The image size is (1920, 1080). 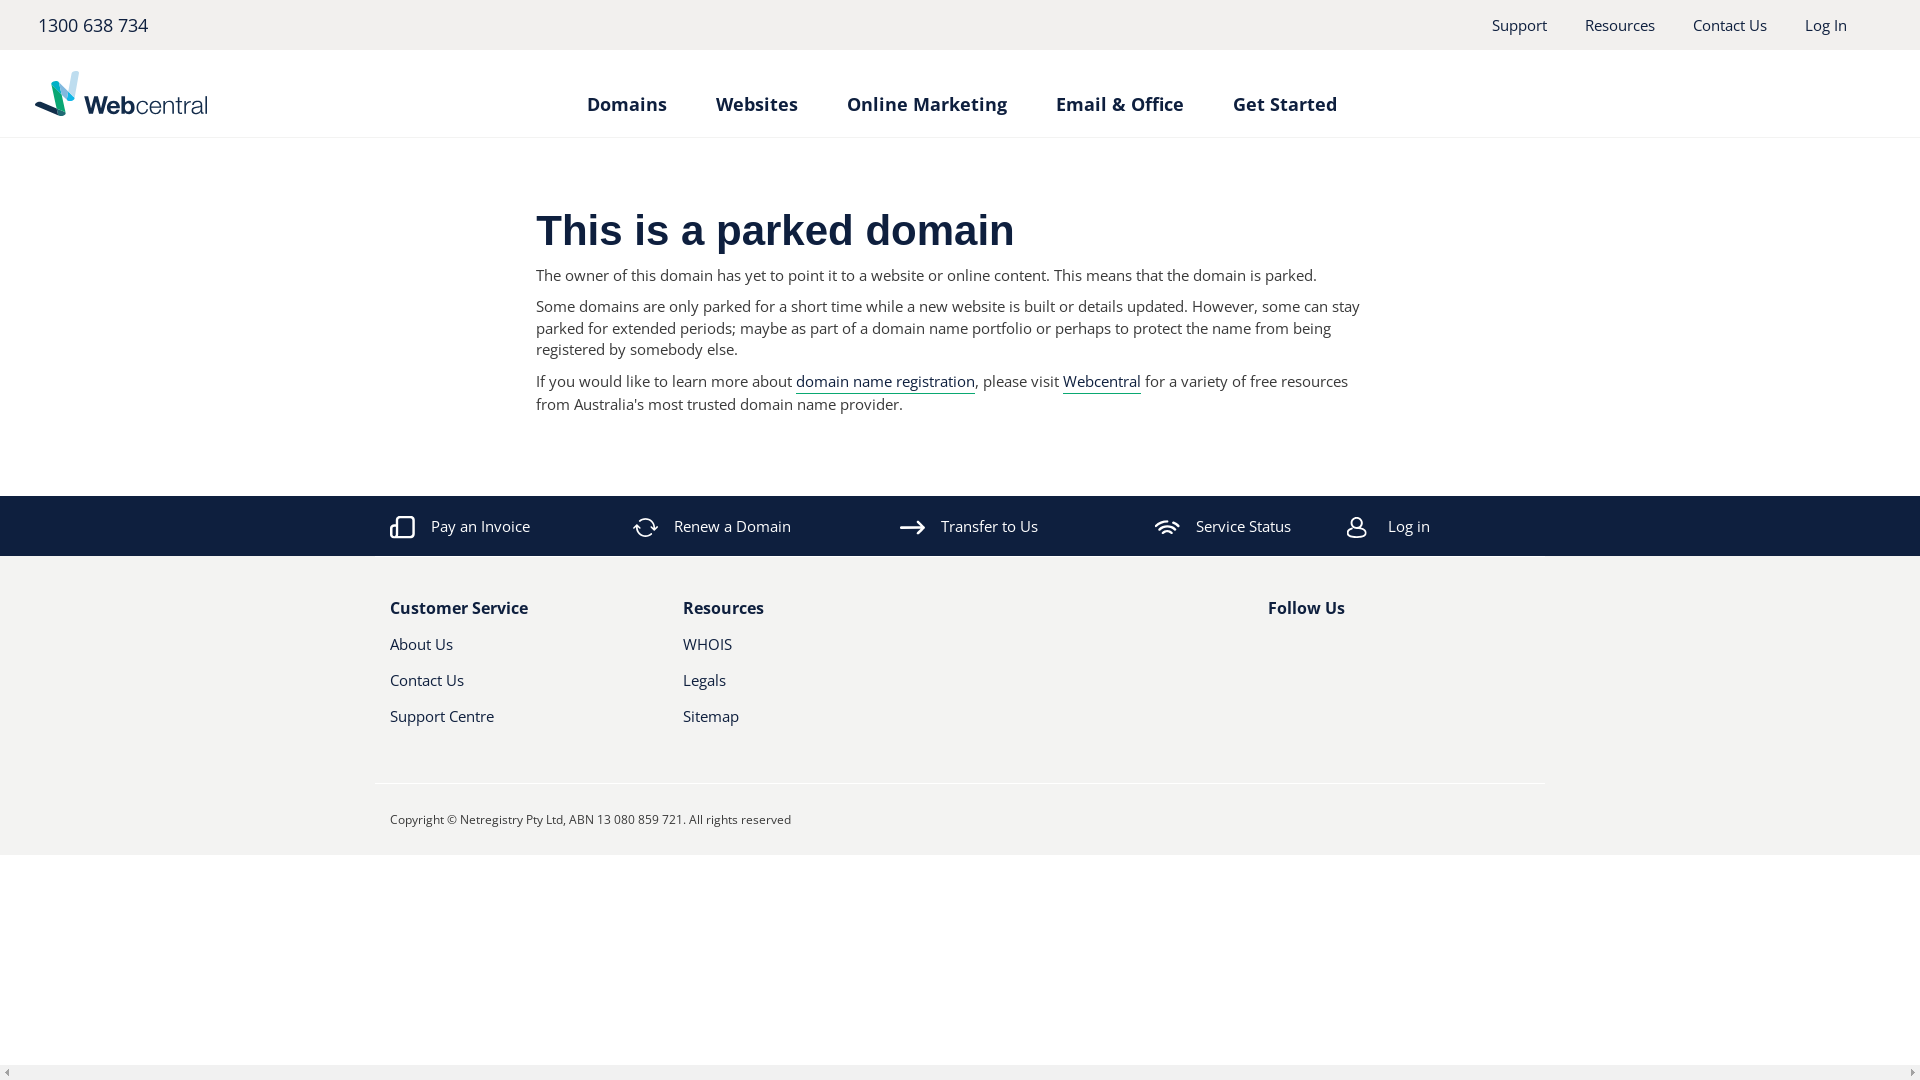 What do you see at coordinates (1825, 24) in the screenshot?
I see `'Log In'` at bounding box center [1825, 24].